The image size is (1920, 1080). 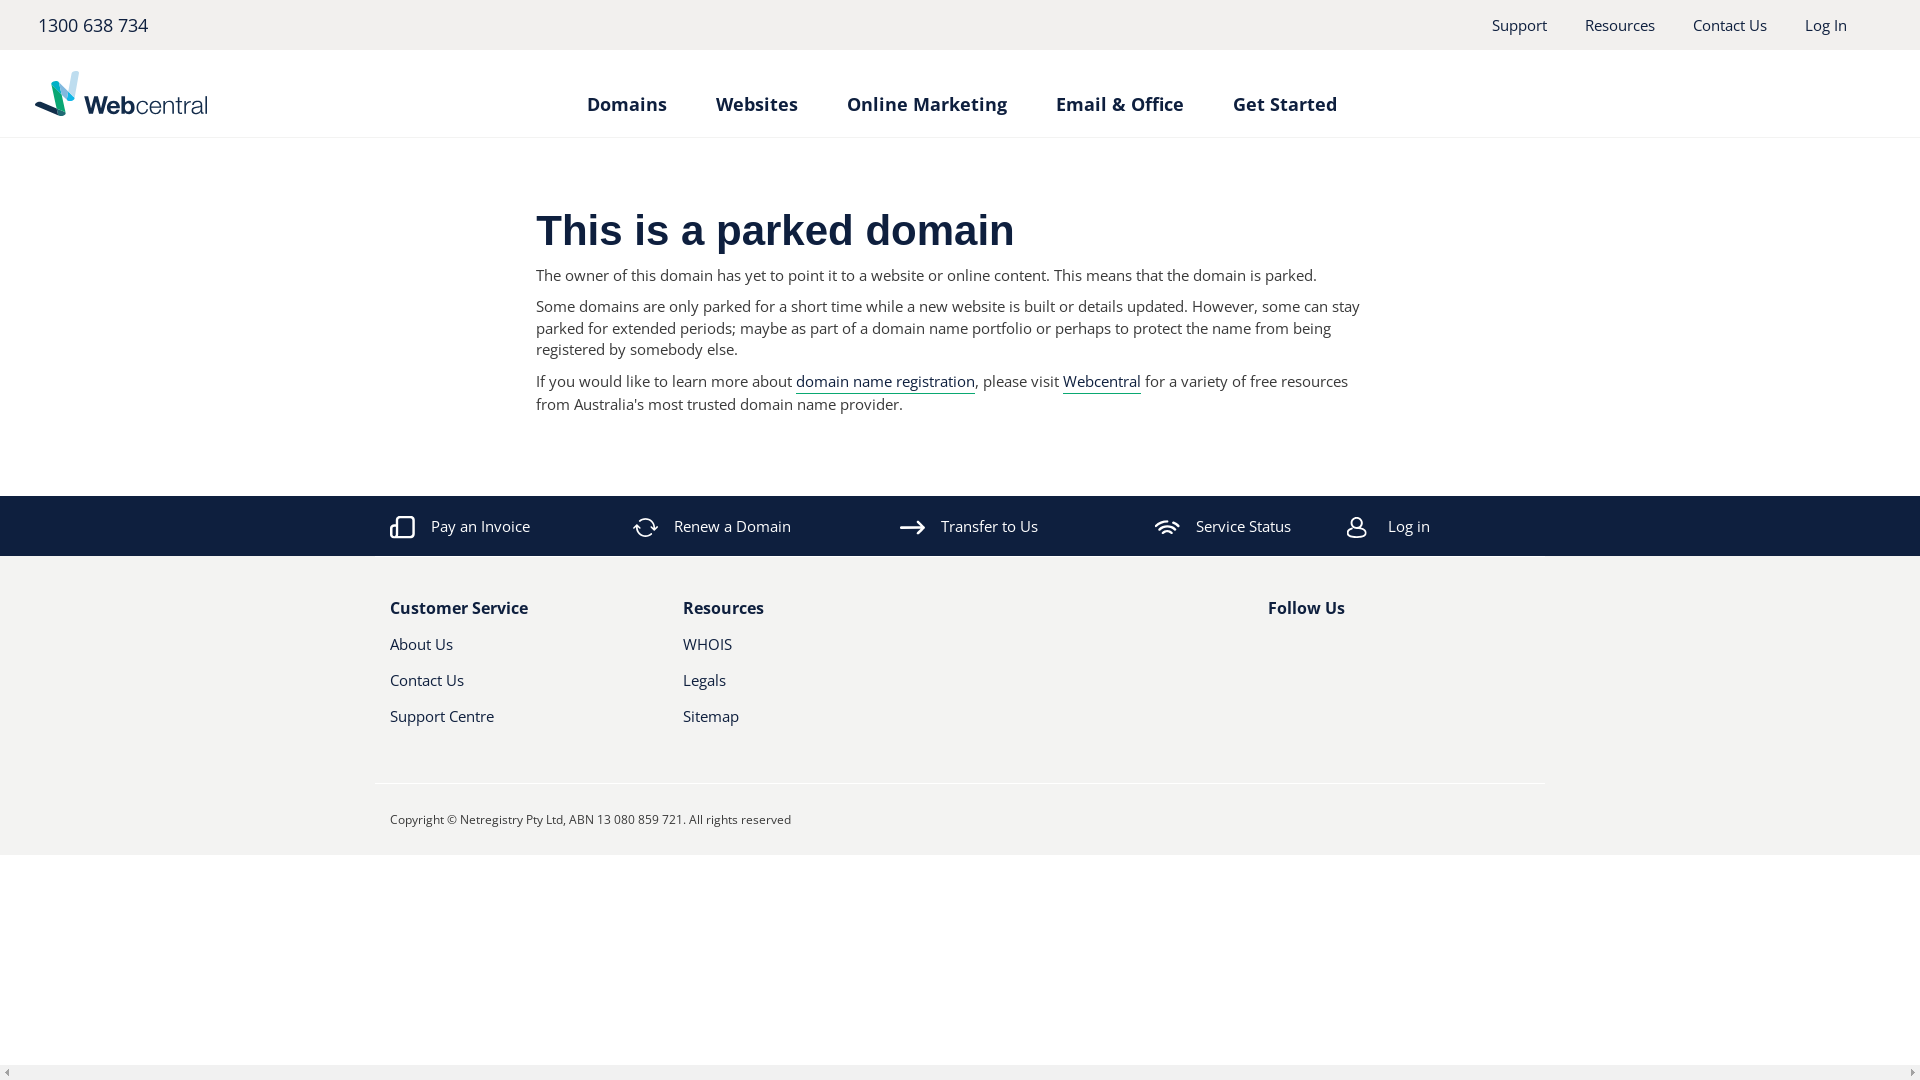 What do you see at coordinates (1825, 24) in the screenshot?
I see `'Log In'` at bounding box center [1825, 24].